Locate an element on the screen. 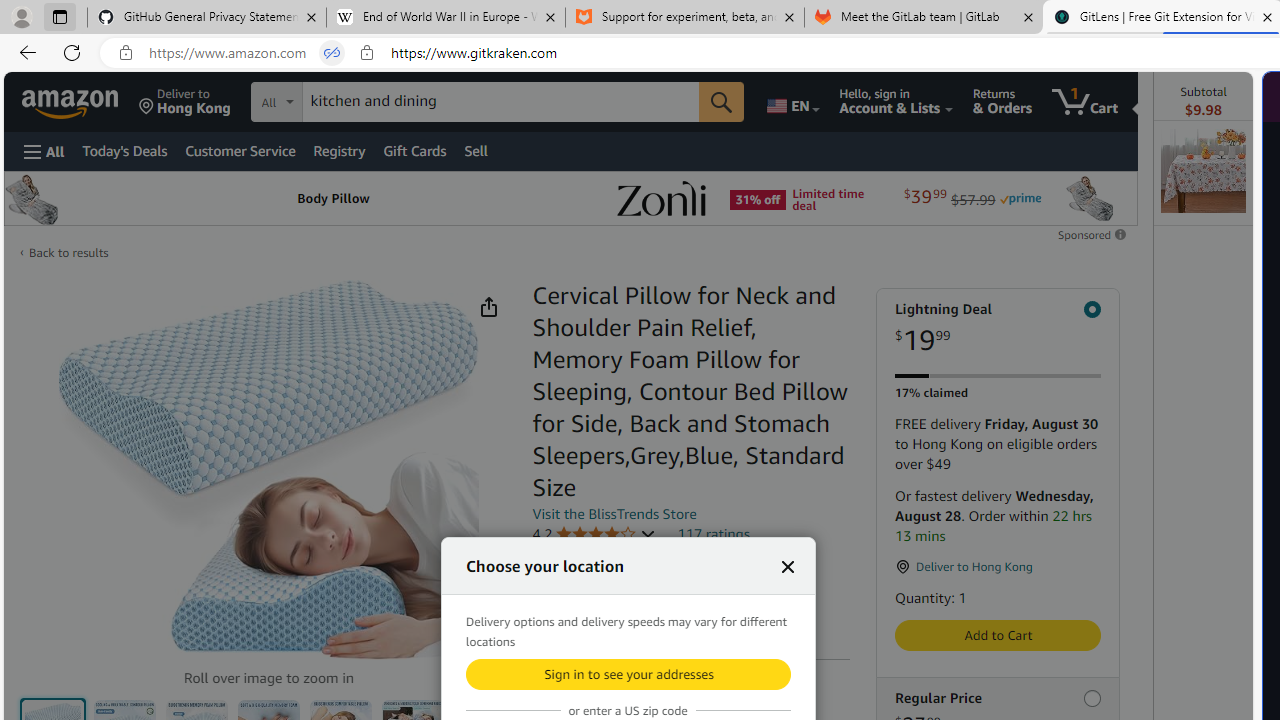 The width and height of the screenshot is (1280, 720). 'Back to results' is located at coordinates (69, 251).